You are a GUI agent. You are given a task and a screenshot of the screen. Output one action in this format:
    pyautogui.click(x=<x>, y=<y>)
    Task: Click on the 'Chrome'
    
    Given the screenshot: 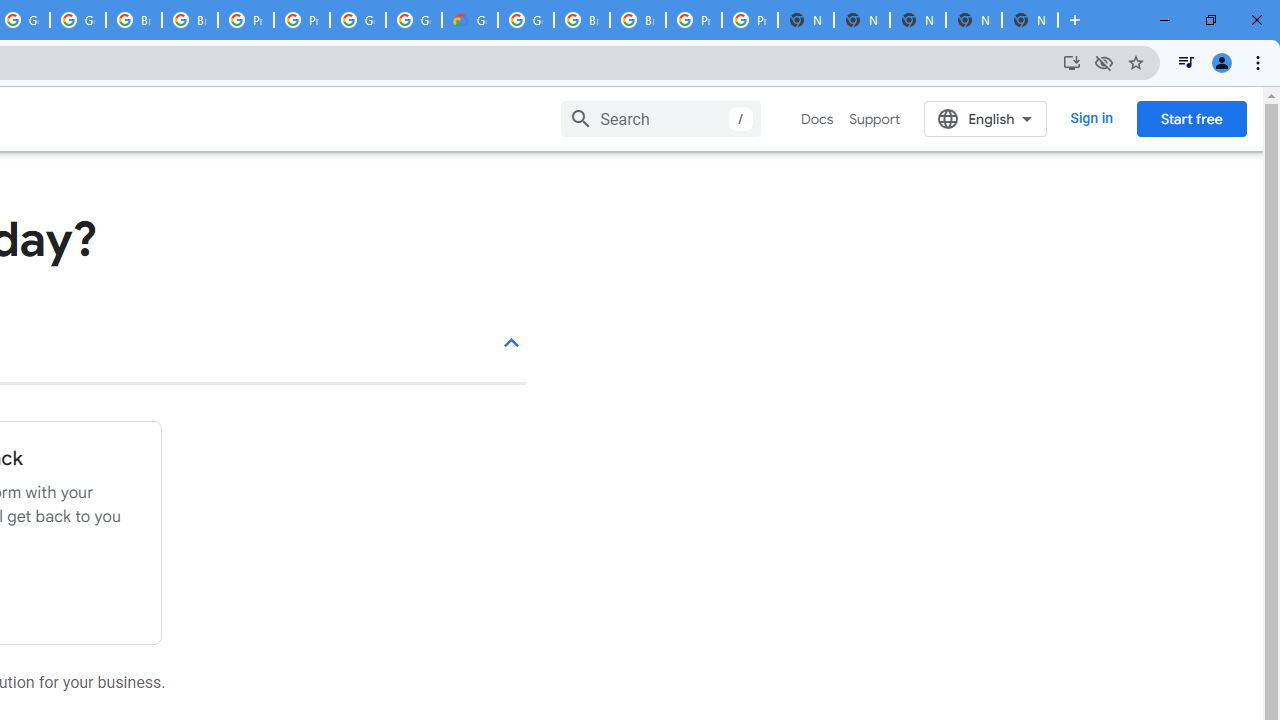 What is the action you would take?
    pyautogui.click(x=1259, y=61)
    